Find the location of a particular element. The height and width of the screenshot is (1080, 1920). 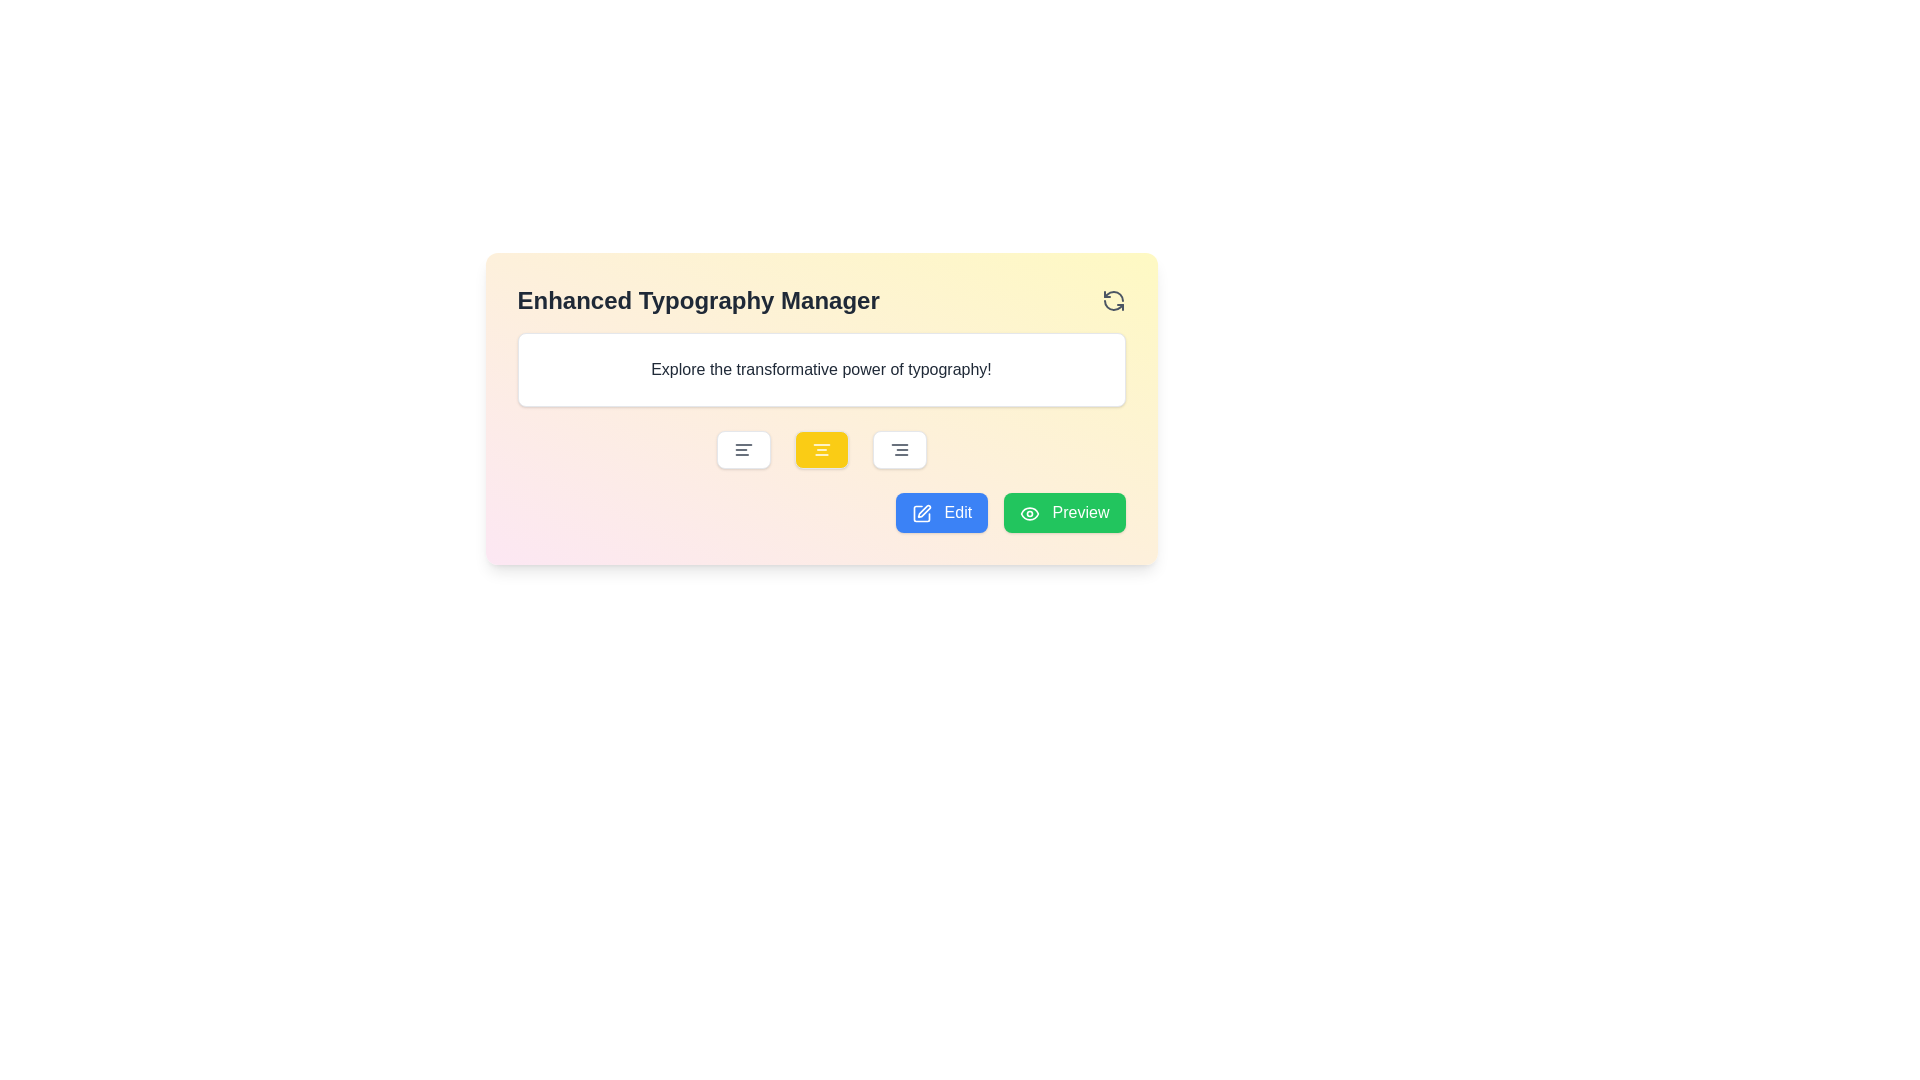

the square-shaped figure with rounded corners that is styled with a thin black border, located within the pen-and-square icon in the top-right portion of the interface is located at coordinates (921, 512).